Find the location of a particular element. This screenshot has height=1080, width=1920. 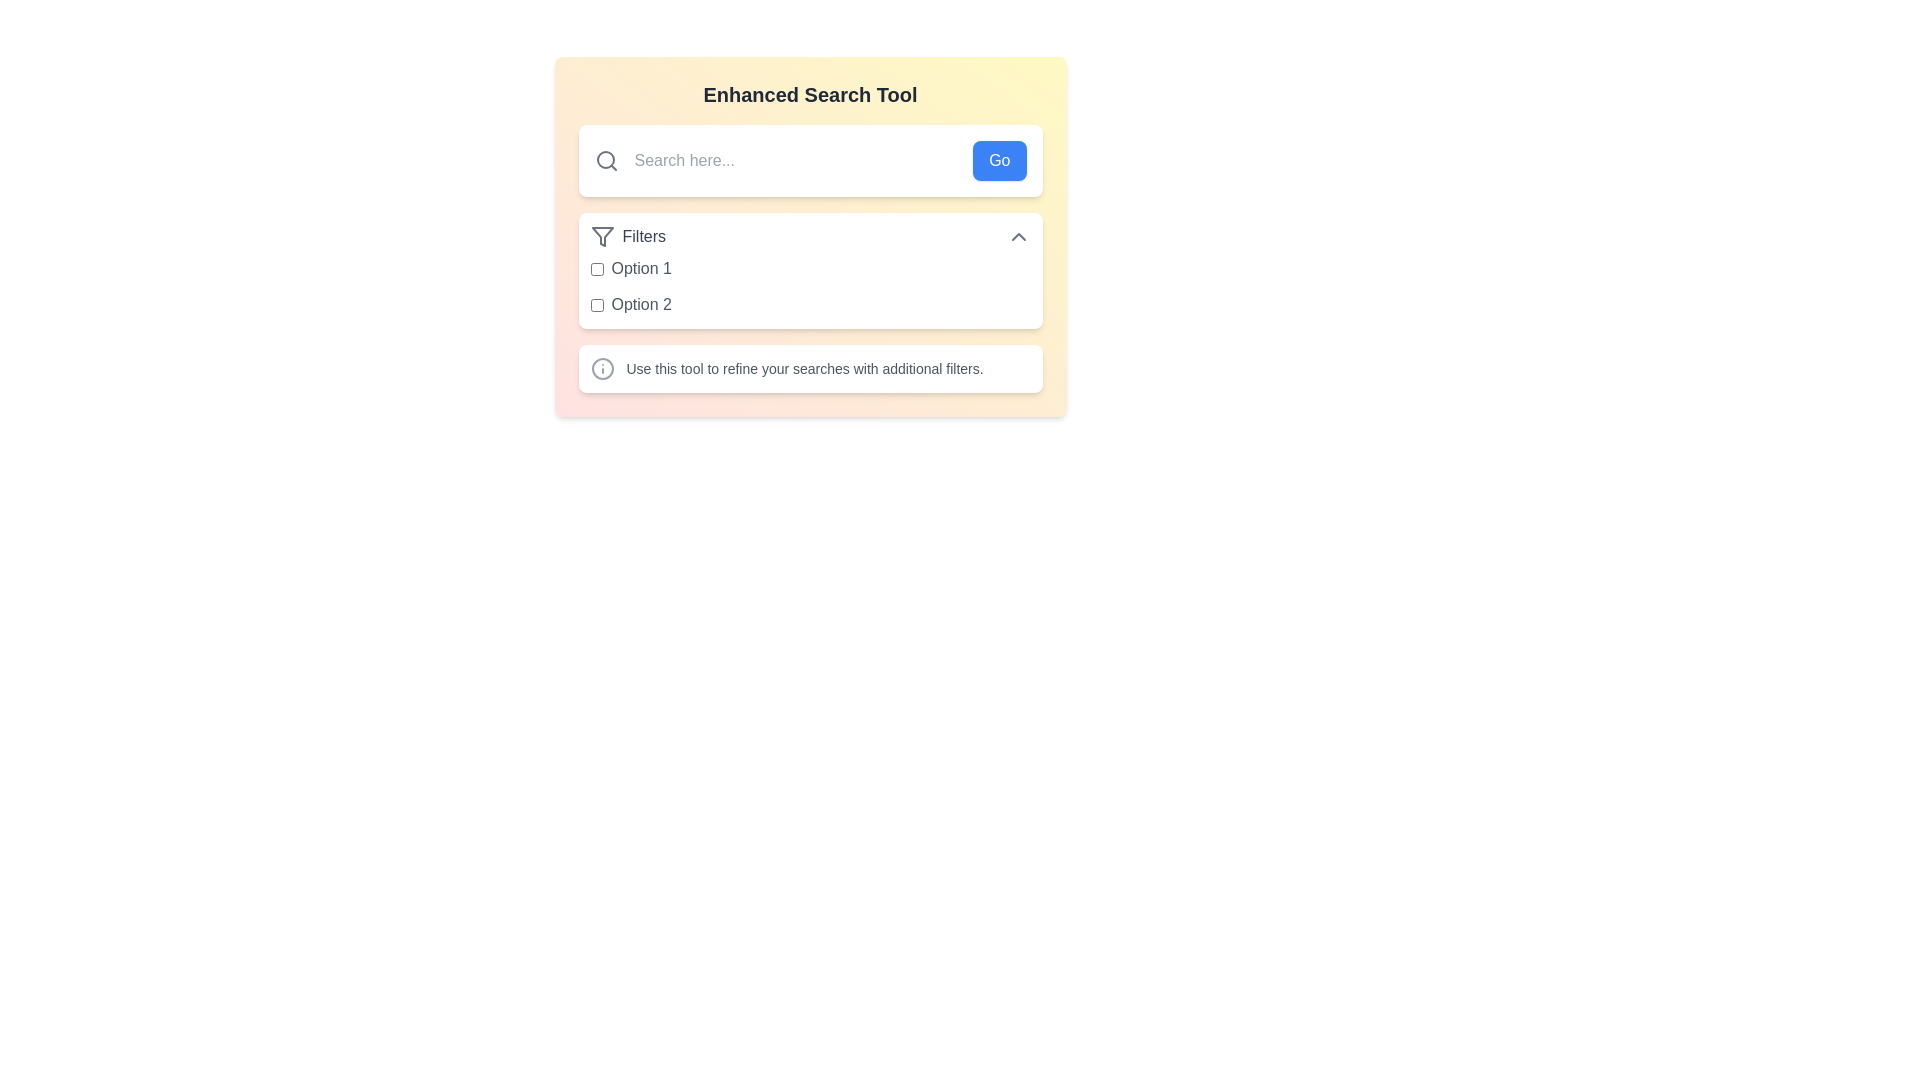

the small circular gray icon with an 'info' symbol located to the left of the text 'Use this tool to refine your searches with additional filters.' is located at coordinates (601, 369).